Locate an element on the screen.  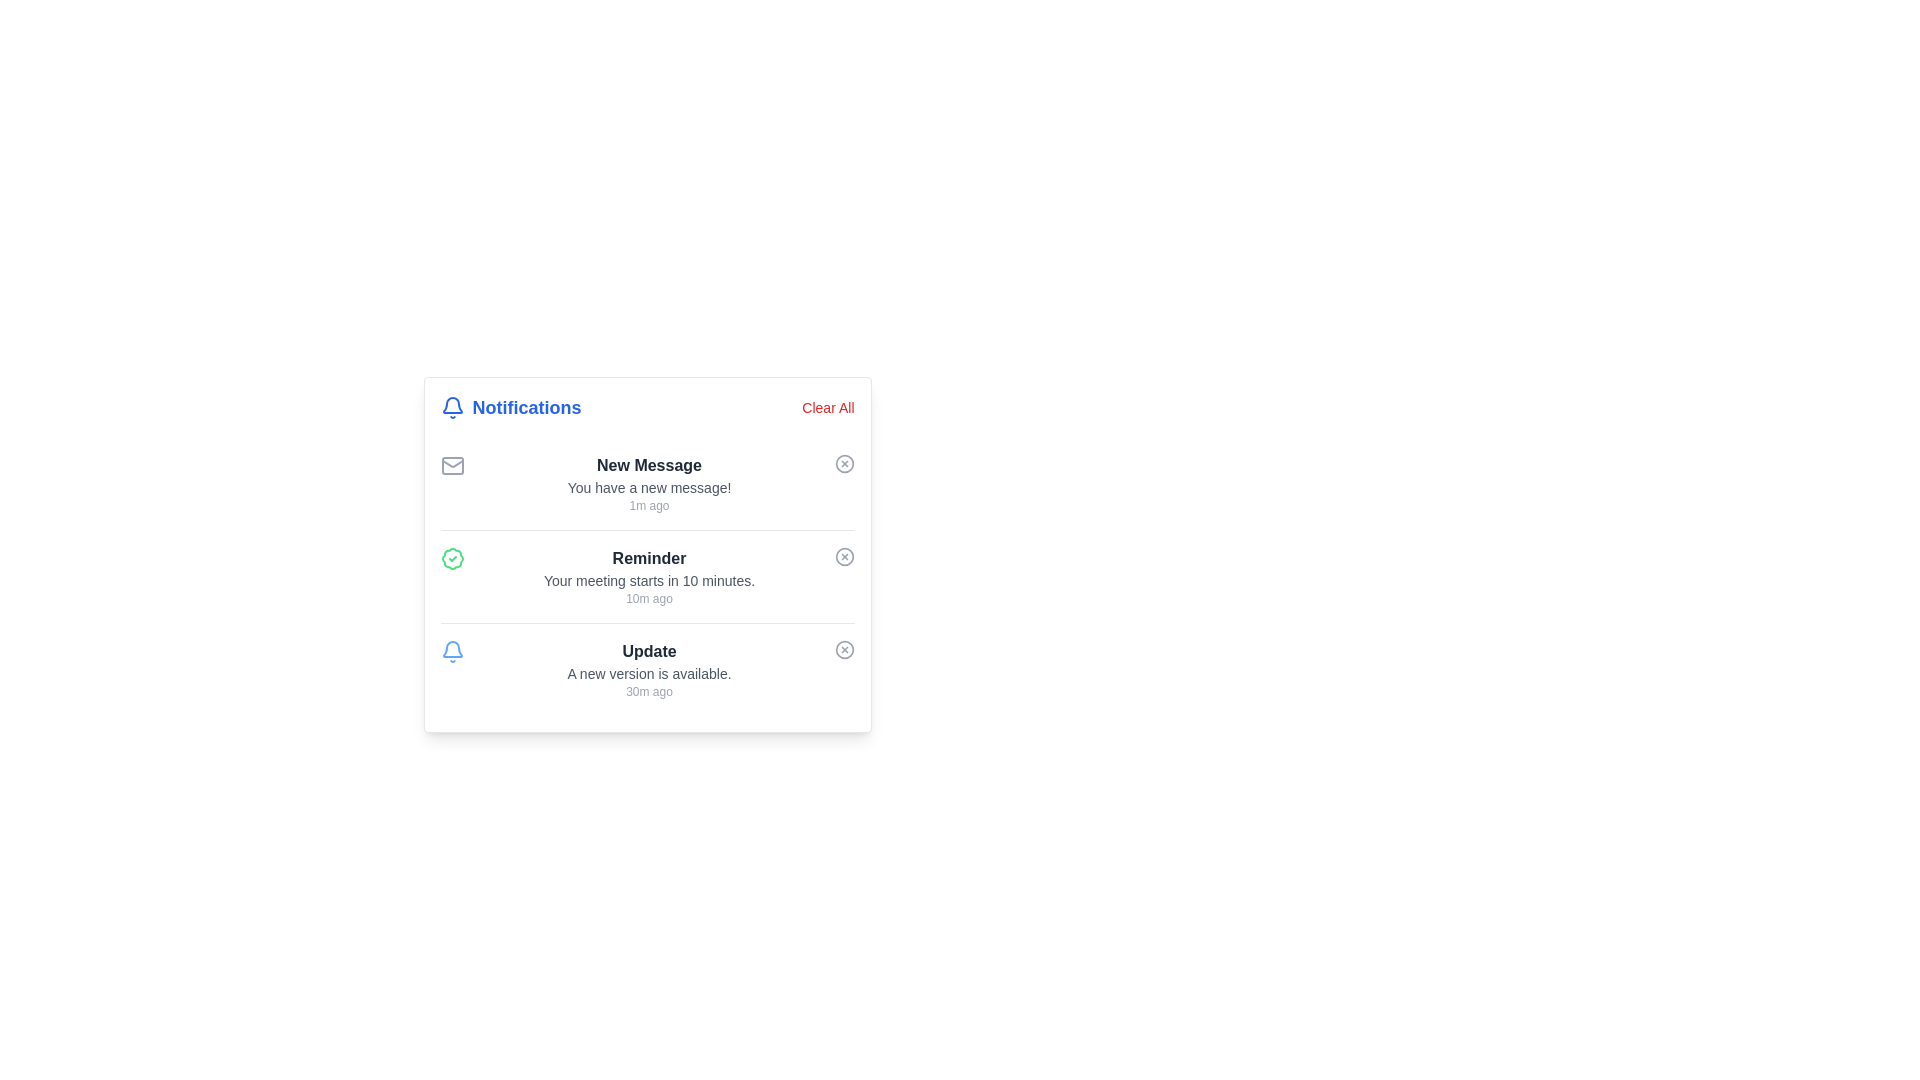
the 'Notifications' label with the bell icon, which is styled in blue and located at the top-left region of the notifications panel is located at coordinates (511, 407).